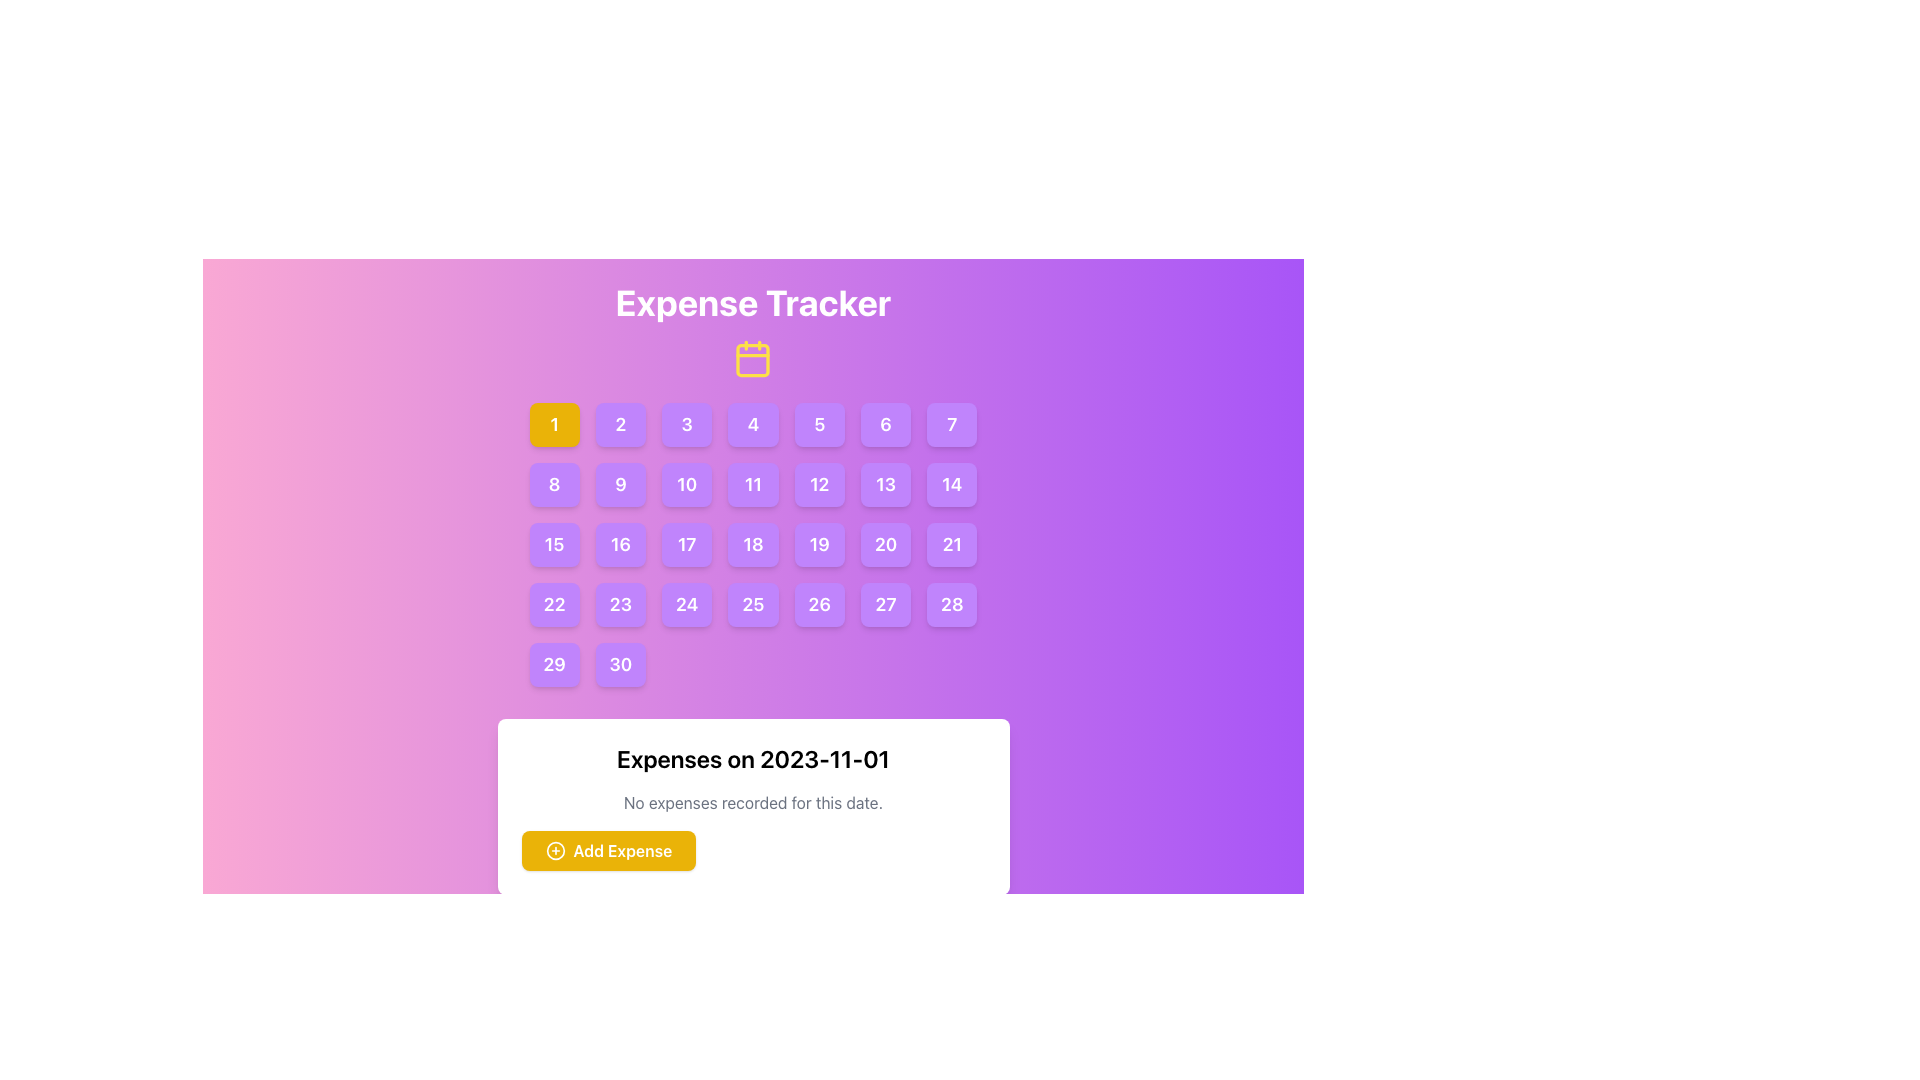 This screenshot has height=1080, width=1920. Describe the element at coordinates (687, 544) in the screenshot. I see `the clickable button representing the 17th day in the calendar grid` at that location.